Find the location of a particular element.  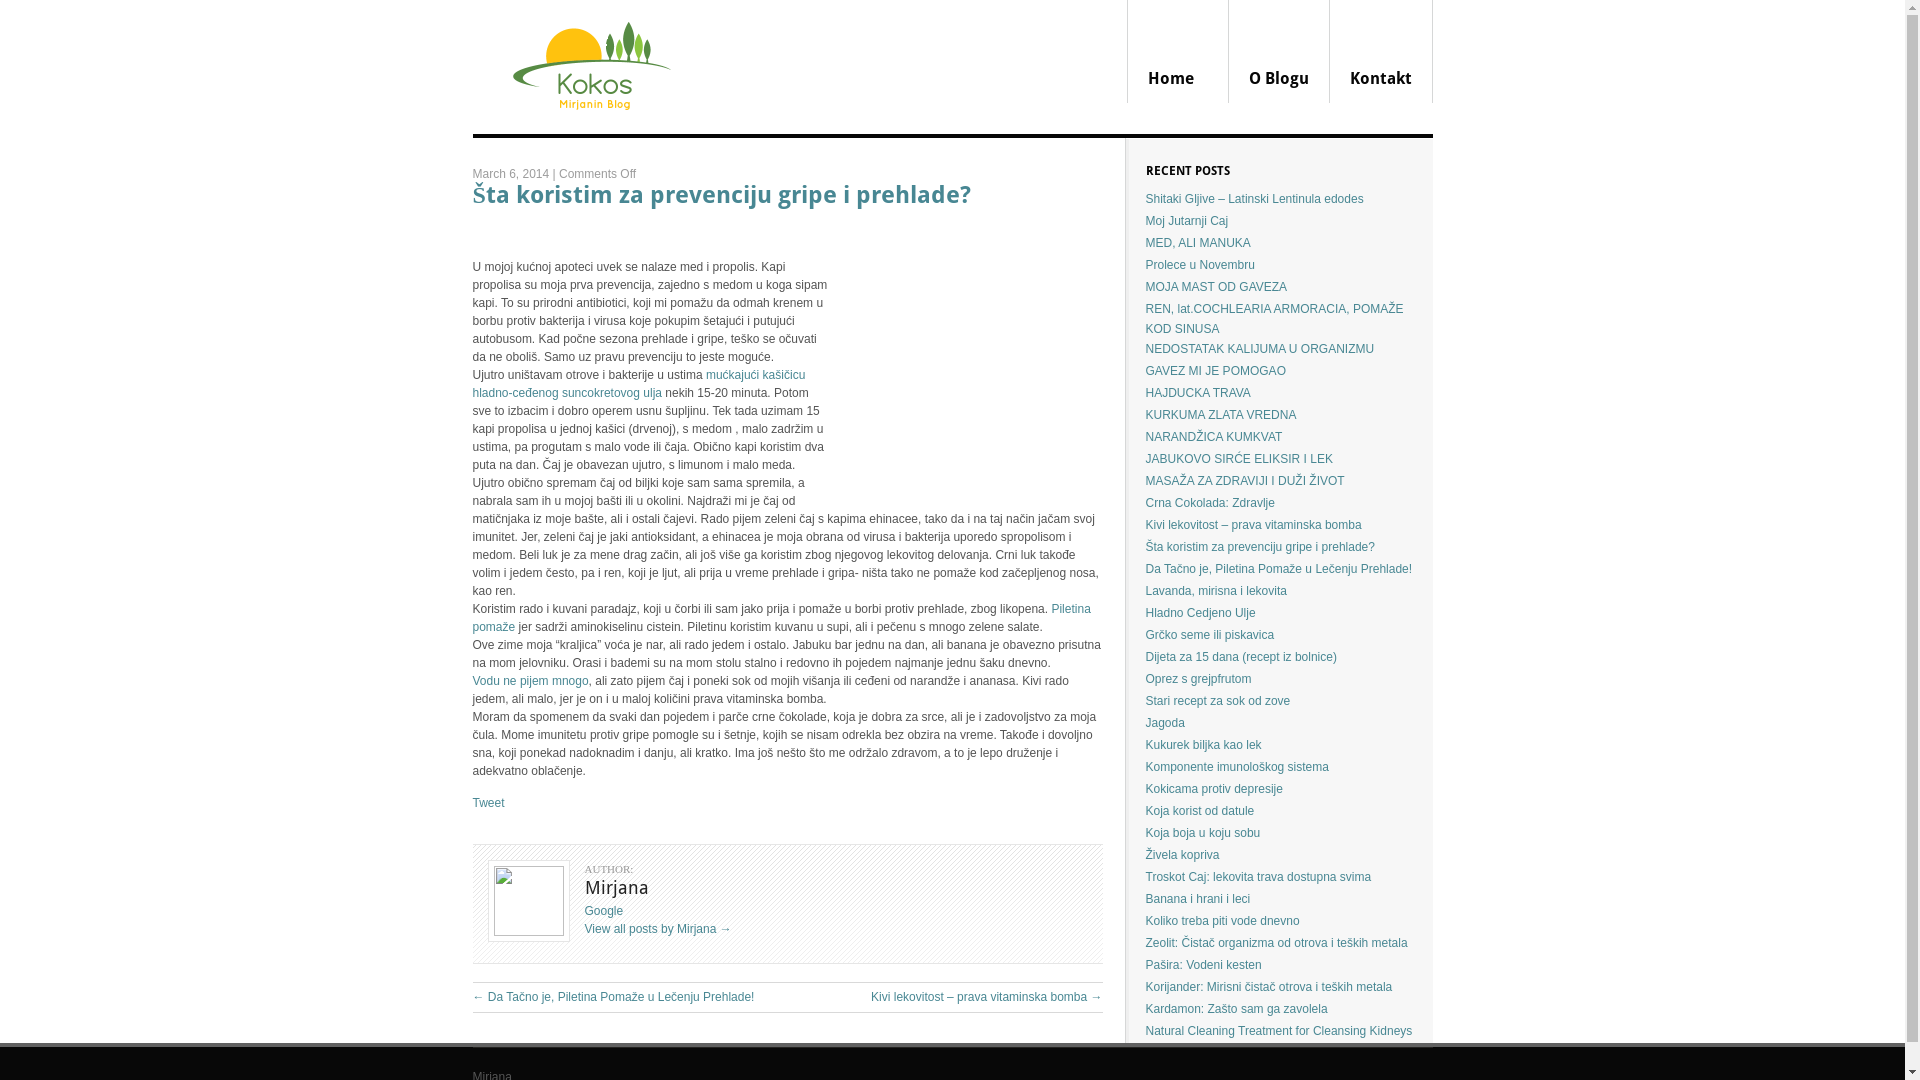

'KURKUMA ZLATA VREDNA' is located at coordinates (1220, 414).